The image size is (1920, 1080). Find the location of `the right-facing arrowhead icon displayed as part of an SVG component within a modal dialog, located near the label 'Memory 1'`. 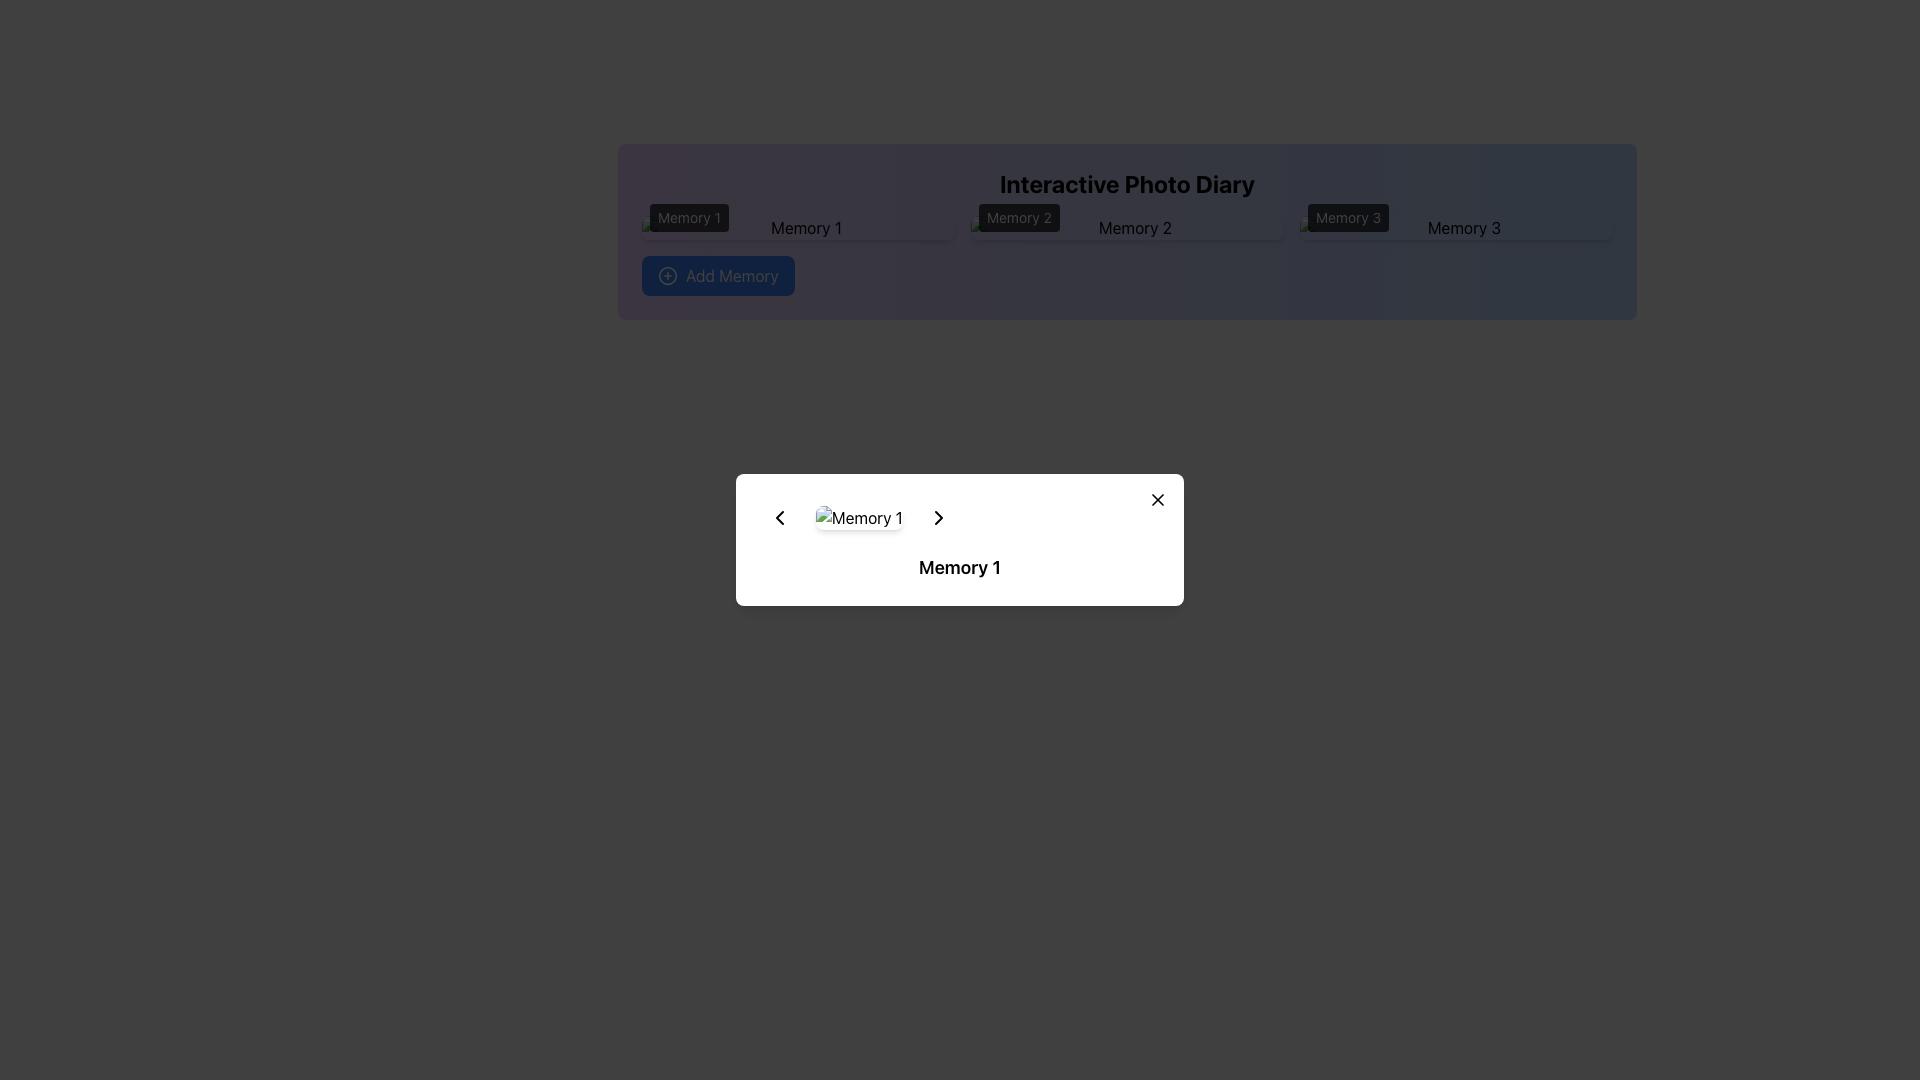

the right-facing arrowhead icon displayed as part of an SVG component within a modal dialog, located near the label 'Memory 1' is located at coordinates (937, 516).